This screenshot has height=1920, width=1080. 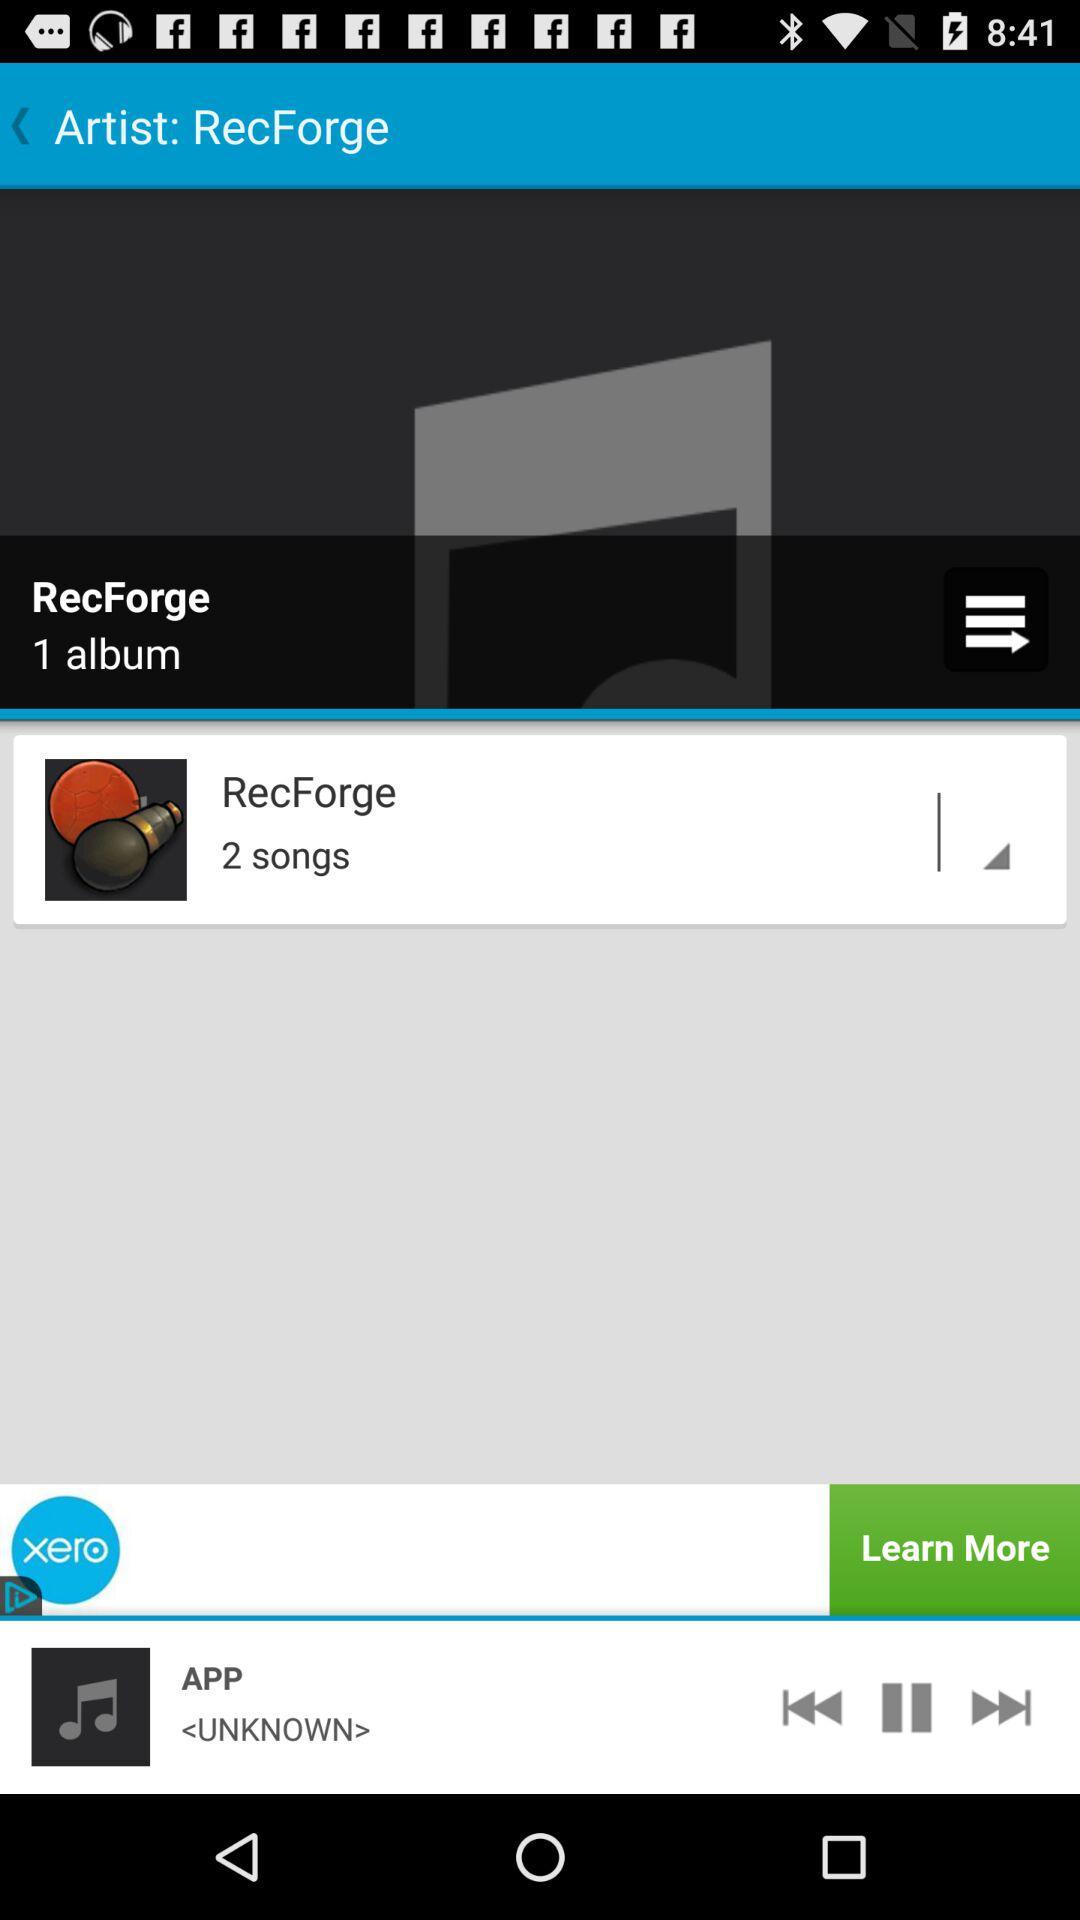 I want to click on the 2 songs, so click(x=620, y=849).